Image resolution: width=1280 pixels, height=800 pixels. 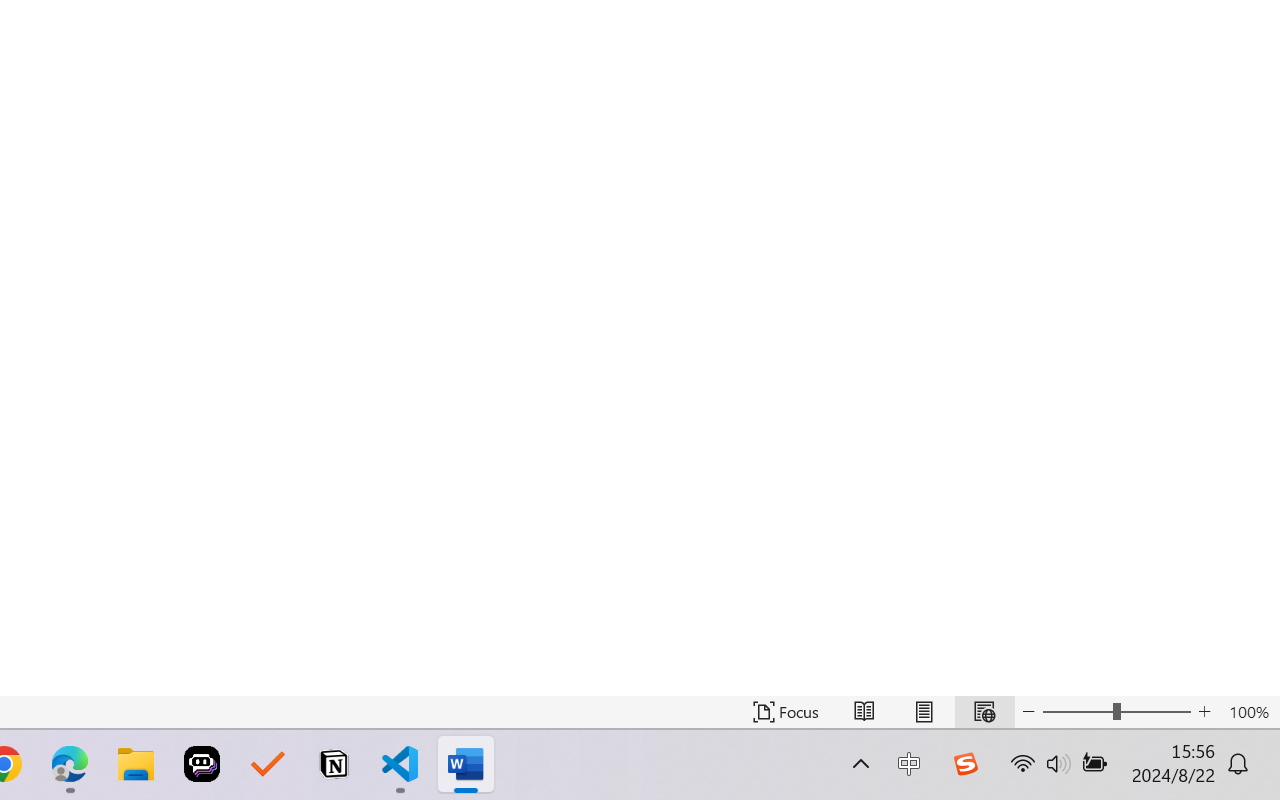 I want to click on 'Print Layout', so click(x=923, y=711).